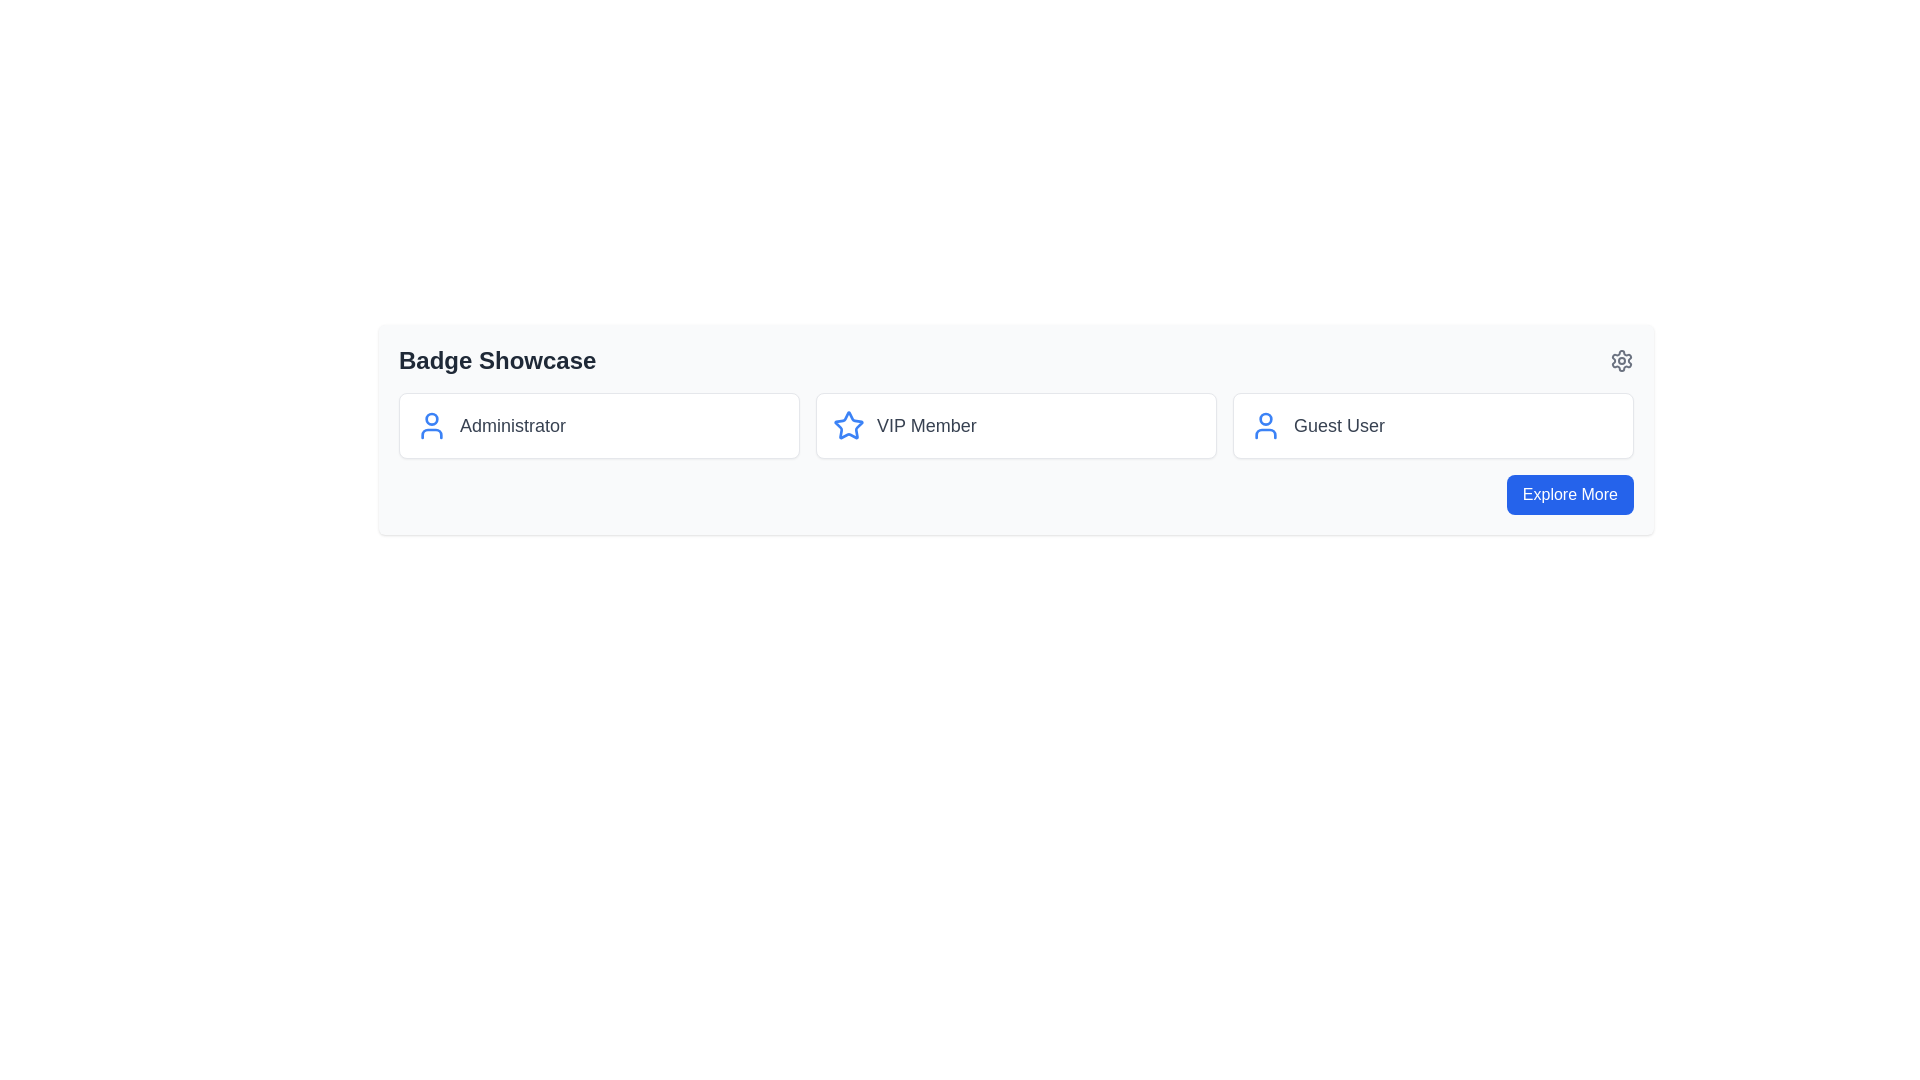 The height and width of the screenshot is (1080, 1920). What do you see at coordinates (1339, 424) in the screenshot?
I see `the 'Guest User' text label located in the third card of the horizontal arrangement of user role cards, which is right-aligned to a user icon` at bounding box center [1339, 424].